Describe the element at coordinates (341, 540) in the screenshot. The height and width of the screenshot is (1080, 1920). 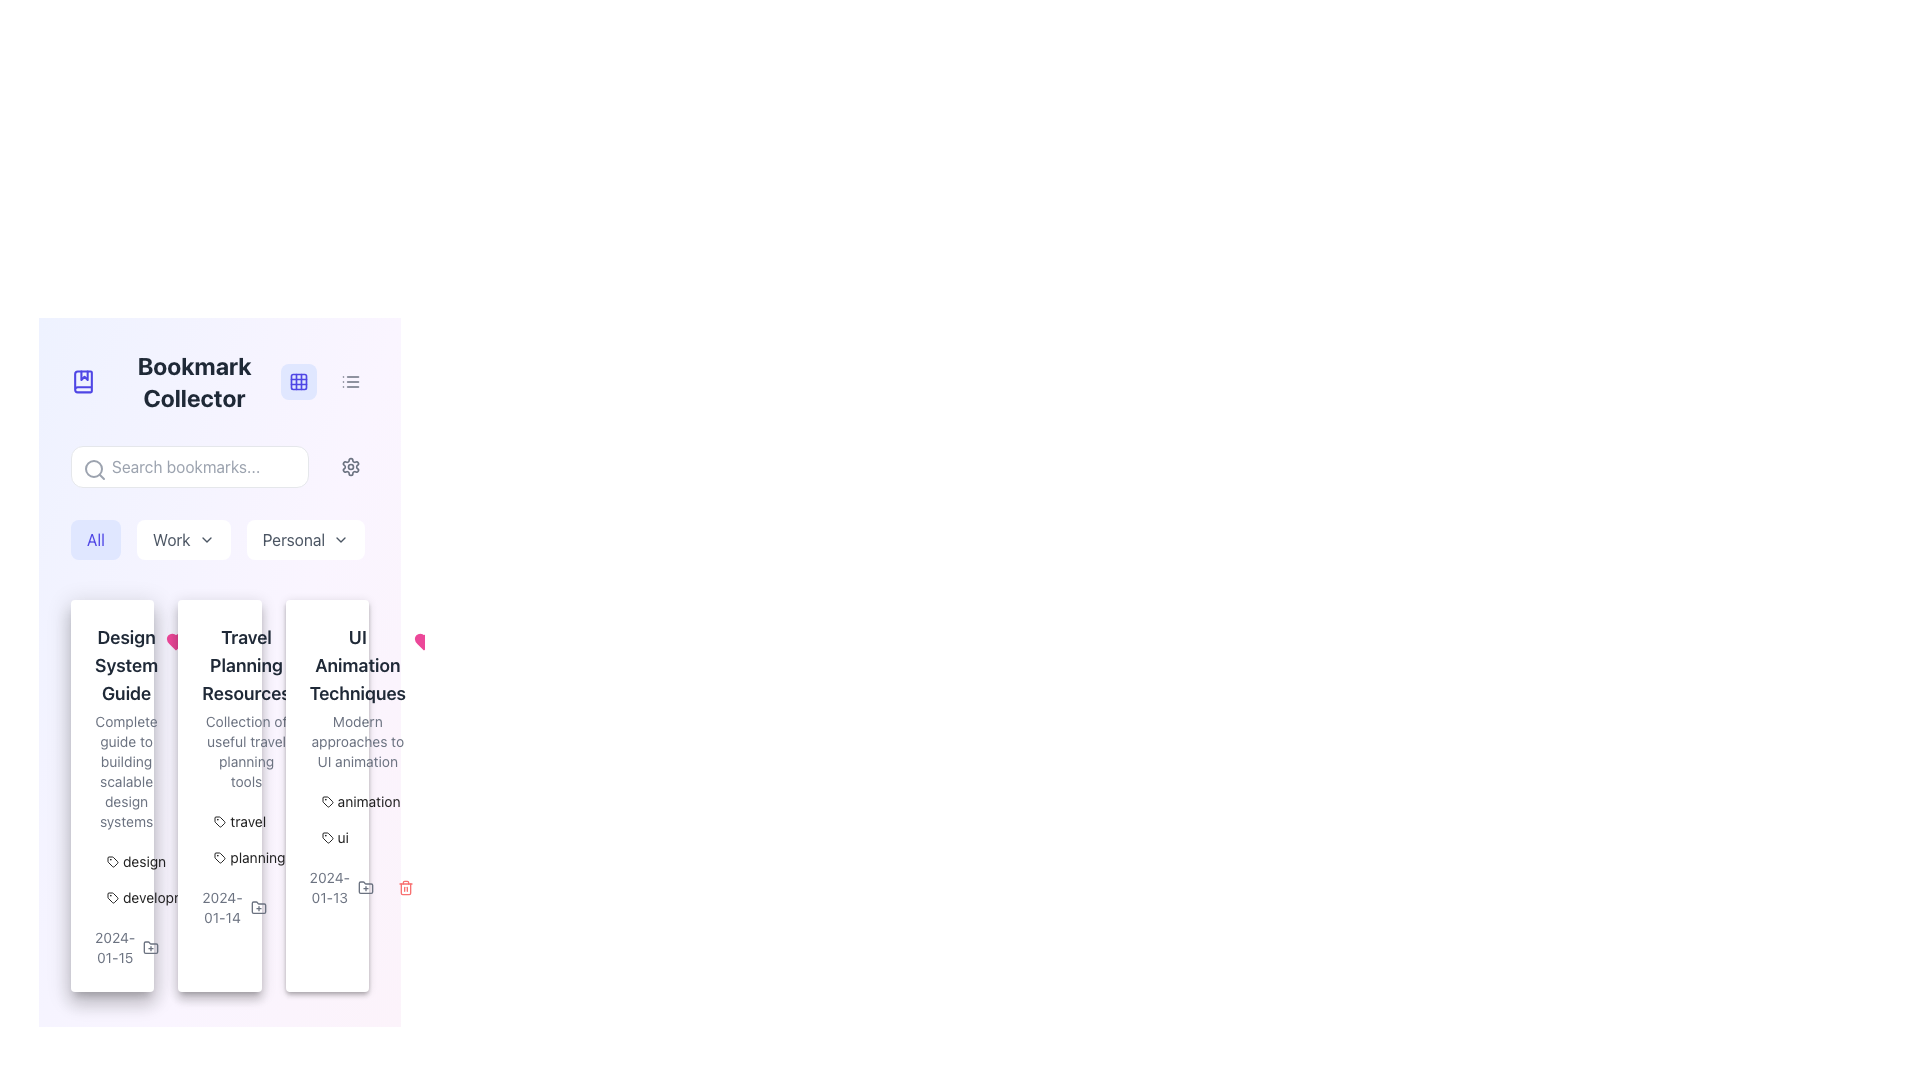
I see `the small downward-facing chevron icon located to the right of the text labeled 'Personal'` at that location.